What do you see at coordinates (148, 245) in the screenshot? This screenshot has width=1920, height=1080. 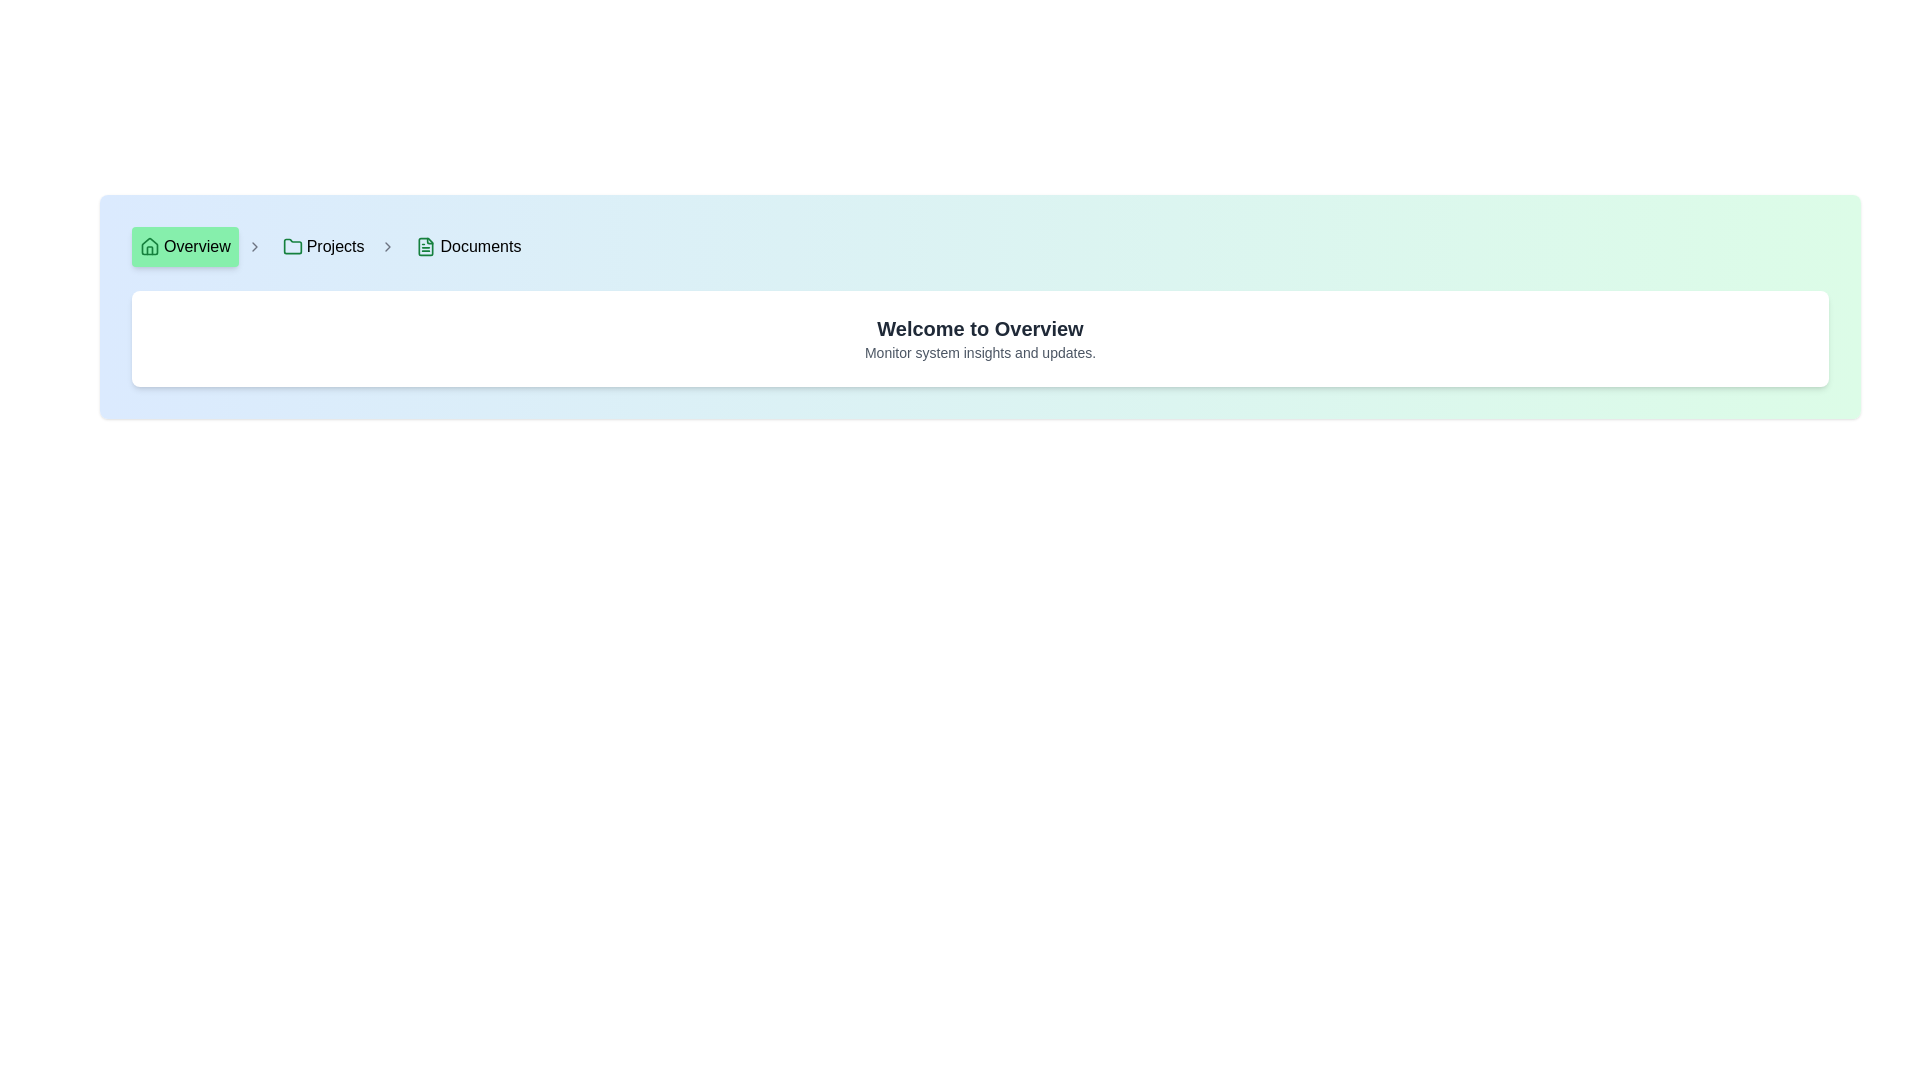 I see `the 'Overview' icon located in the breadcrumb navigation bar` at bounding box center [148, 245].